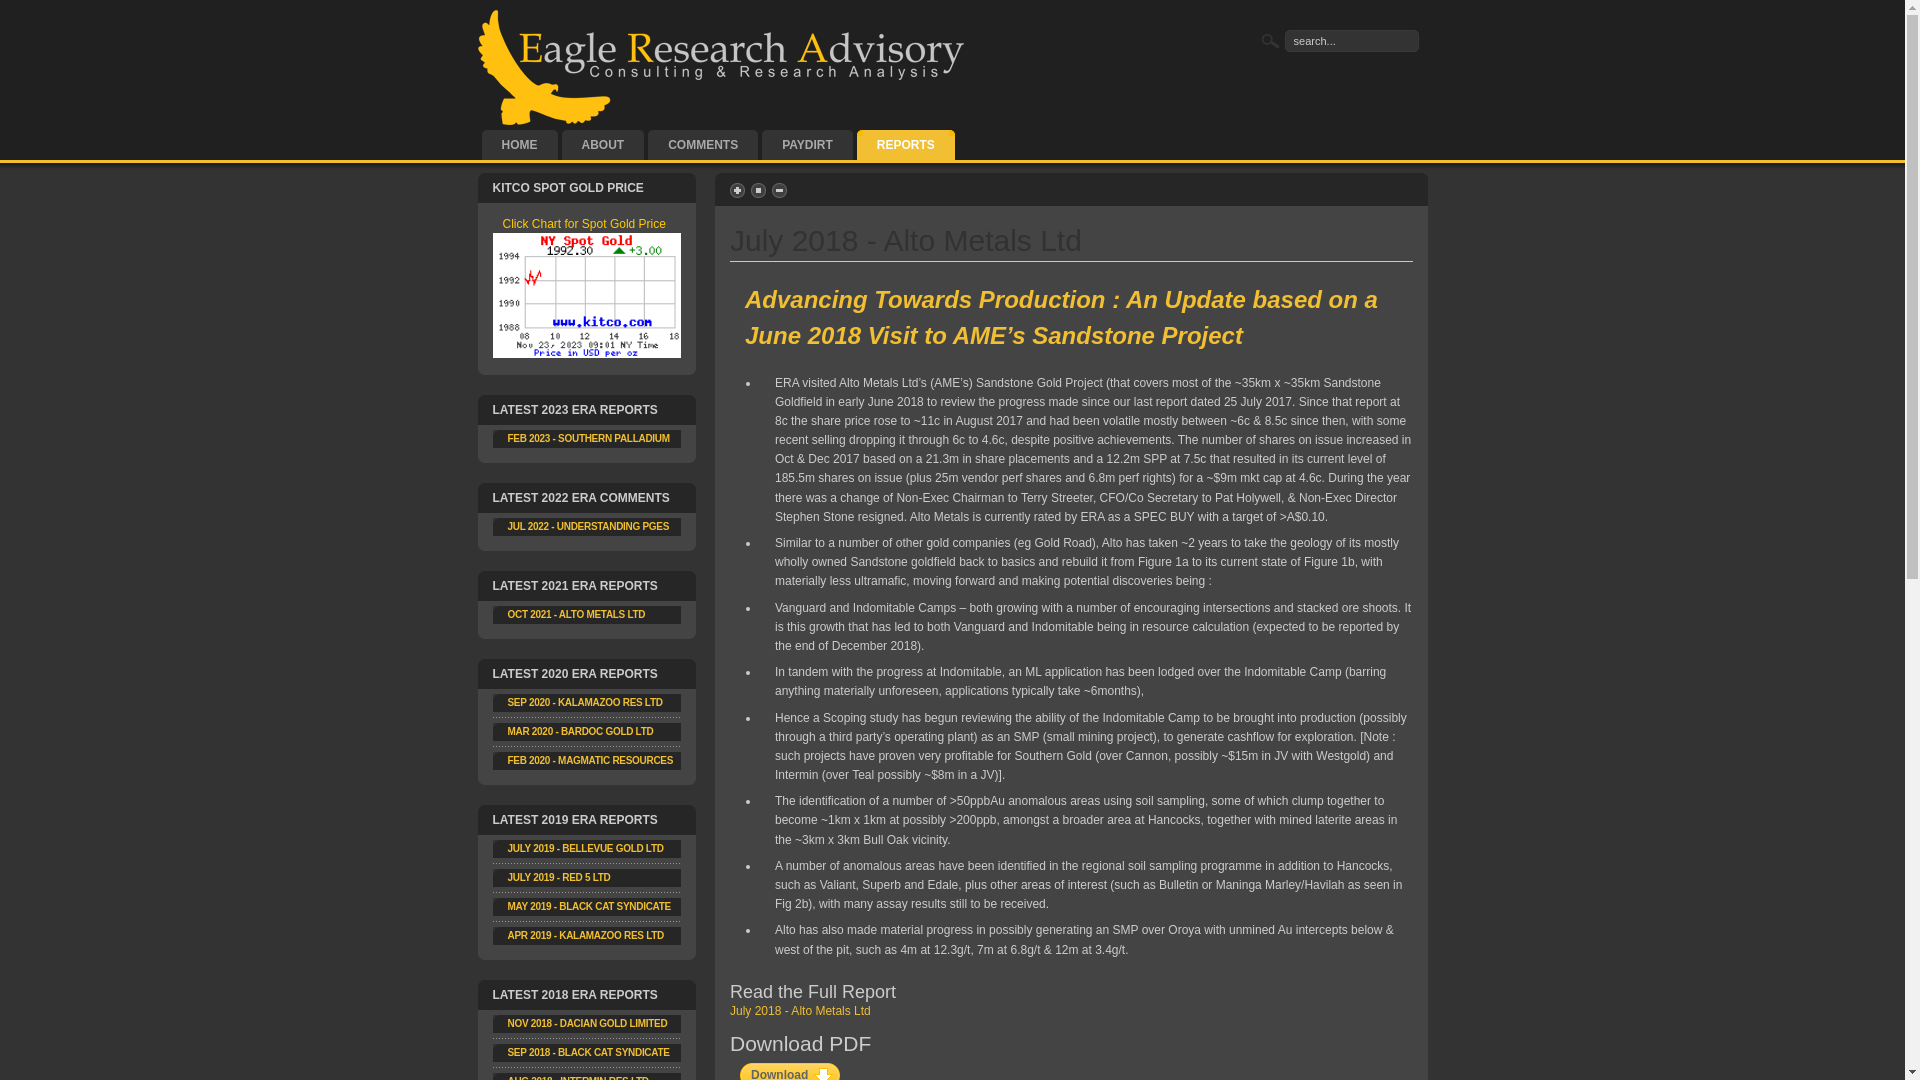  What do you see at coordinates (648, 144) in the screenshot?
I see `'COMMENTS'` at bounding box center [648, 144].